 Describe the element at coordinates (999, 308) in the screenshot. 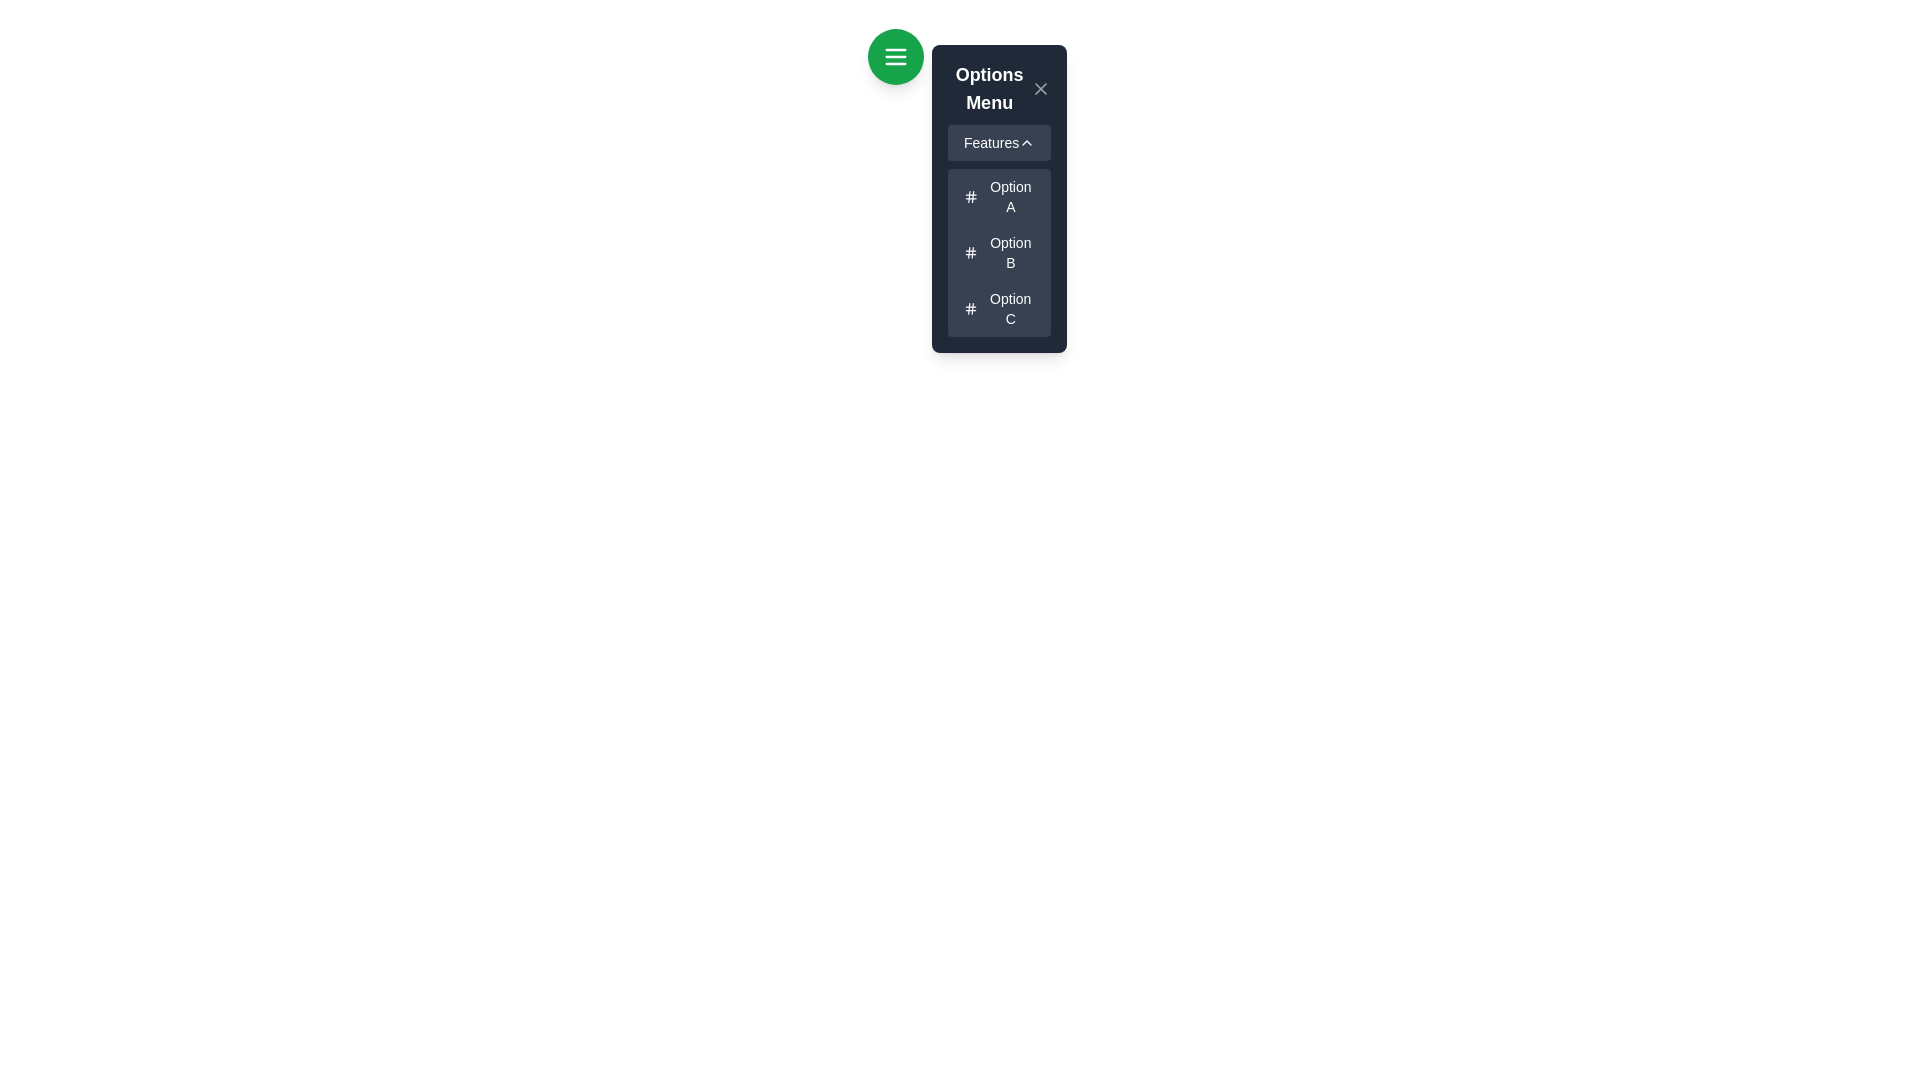

I see `the 'Option C' text button with a hash icon` at that location.